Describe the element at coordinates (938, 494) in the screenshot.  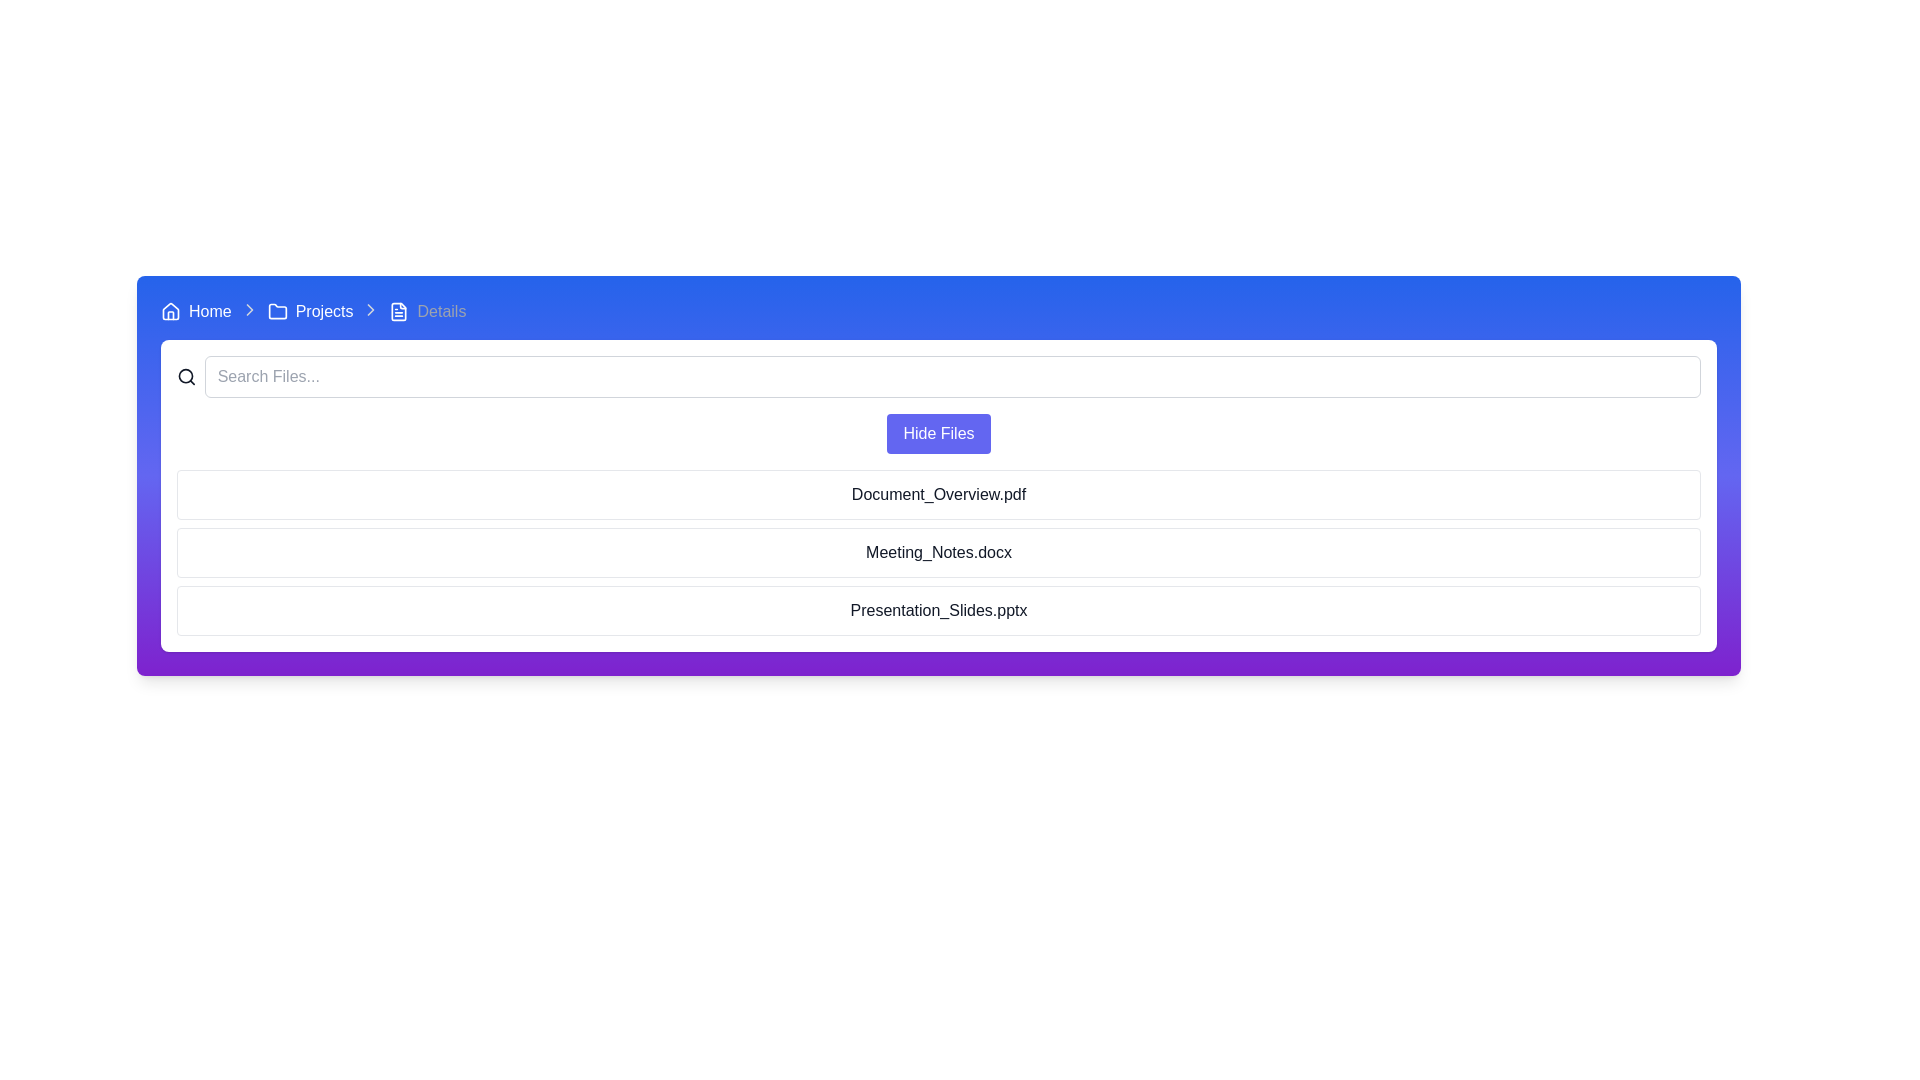
I see `the text label displaying 'Document_Overview.pdf', which is the first item in a vertically stacked list of documents` at that location.